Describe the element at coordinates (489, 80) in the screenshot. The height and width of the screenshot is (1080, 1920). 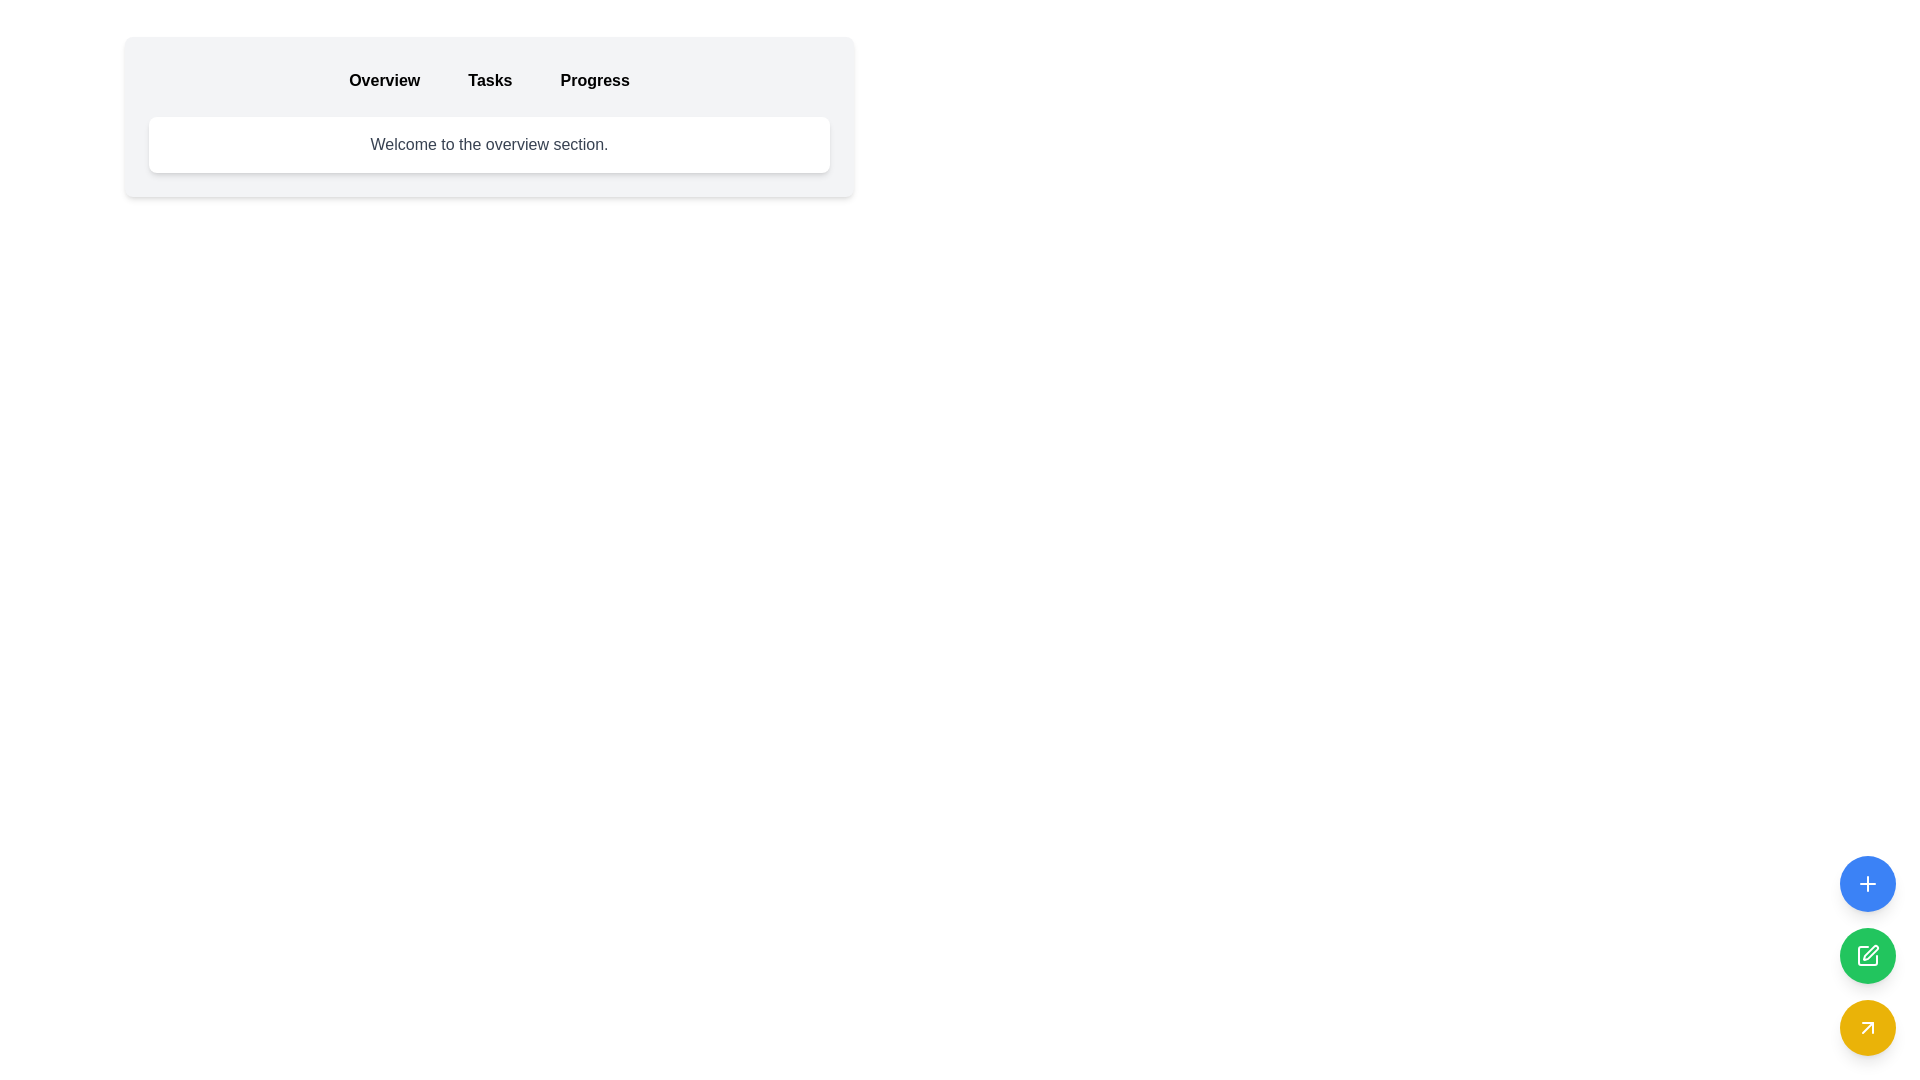
I see `the second item in the navigation menu that allows users to switch between 'Overview', 'Tasks', and 'Progress'` at that location.